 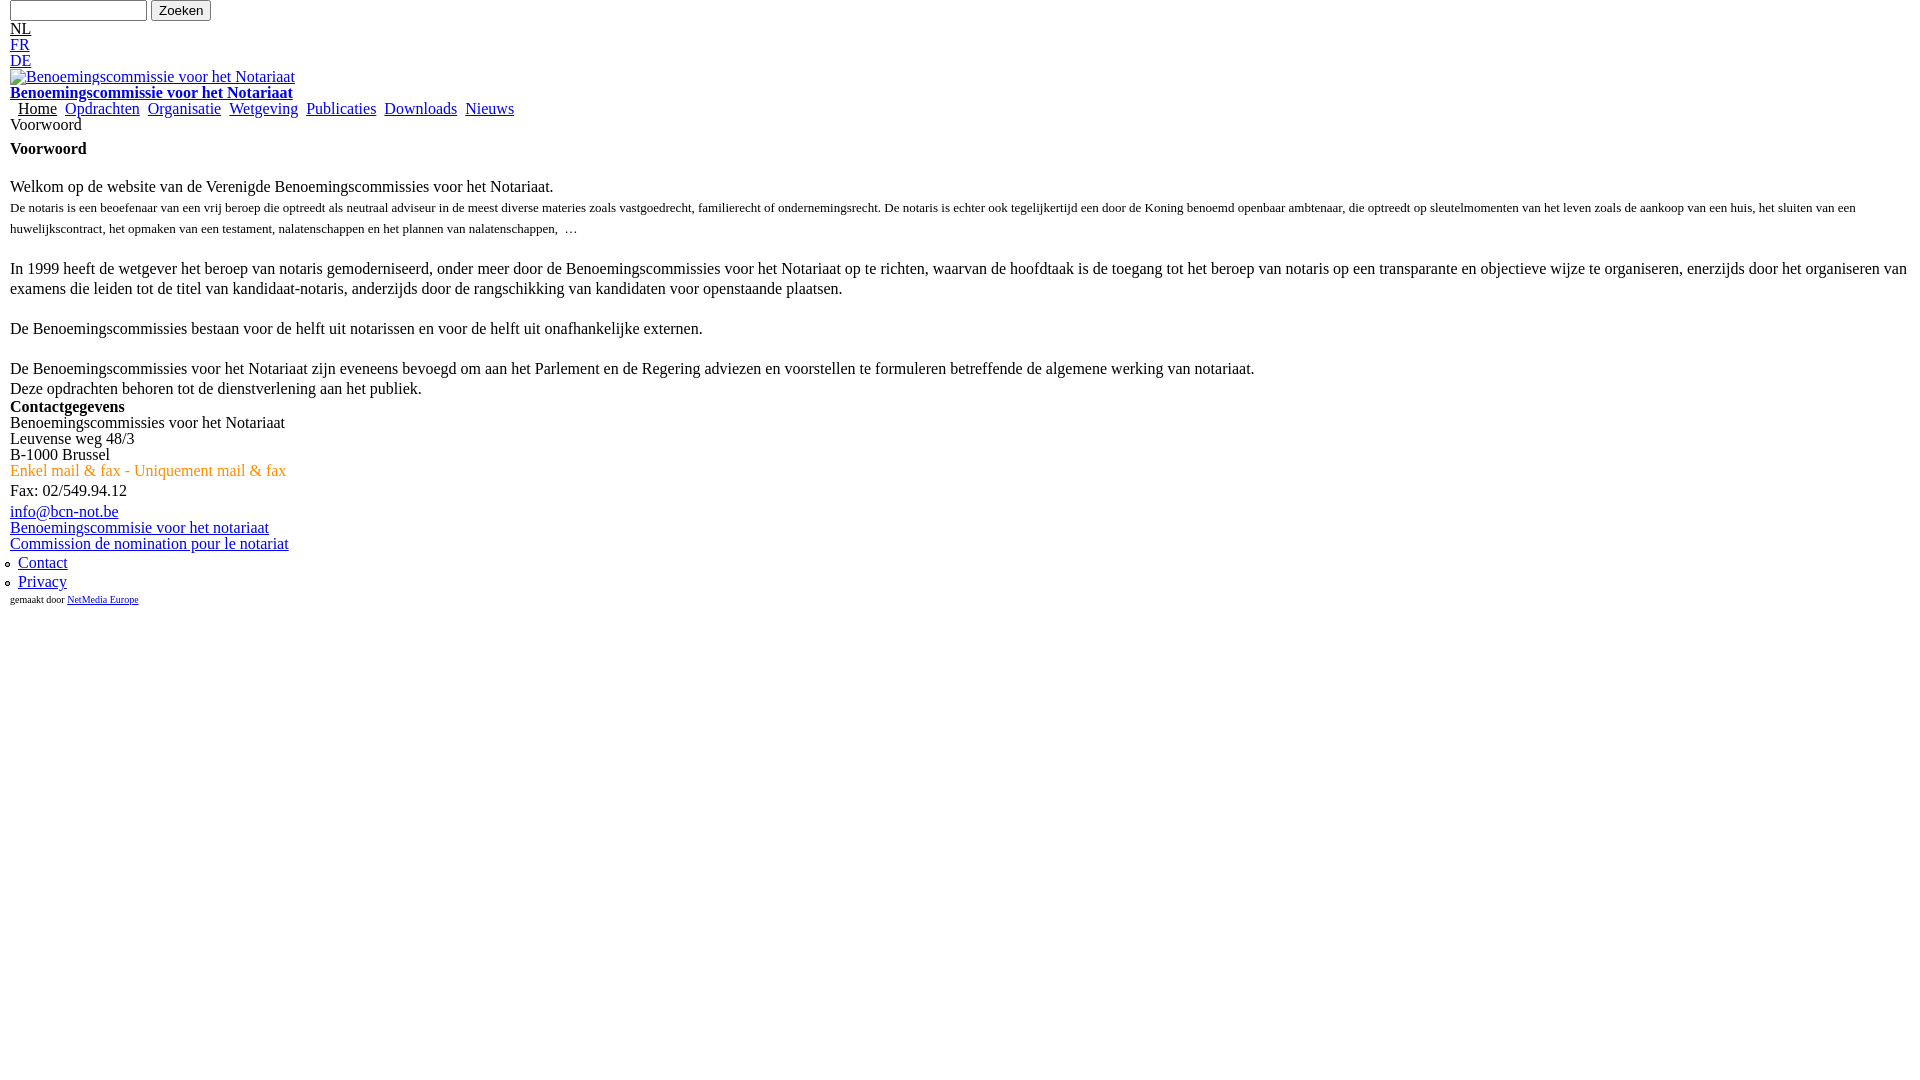 I want to click on 'DE', so click(x=20, y=59).